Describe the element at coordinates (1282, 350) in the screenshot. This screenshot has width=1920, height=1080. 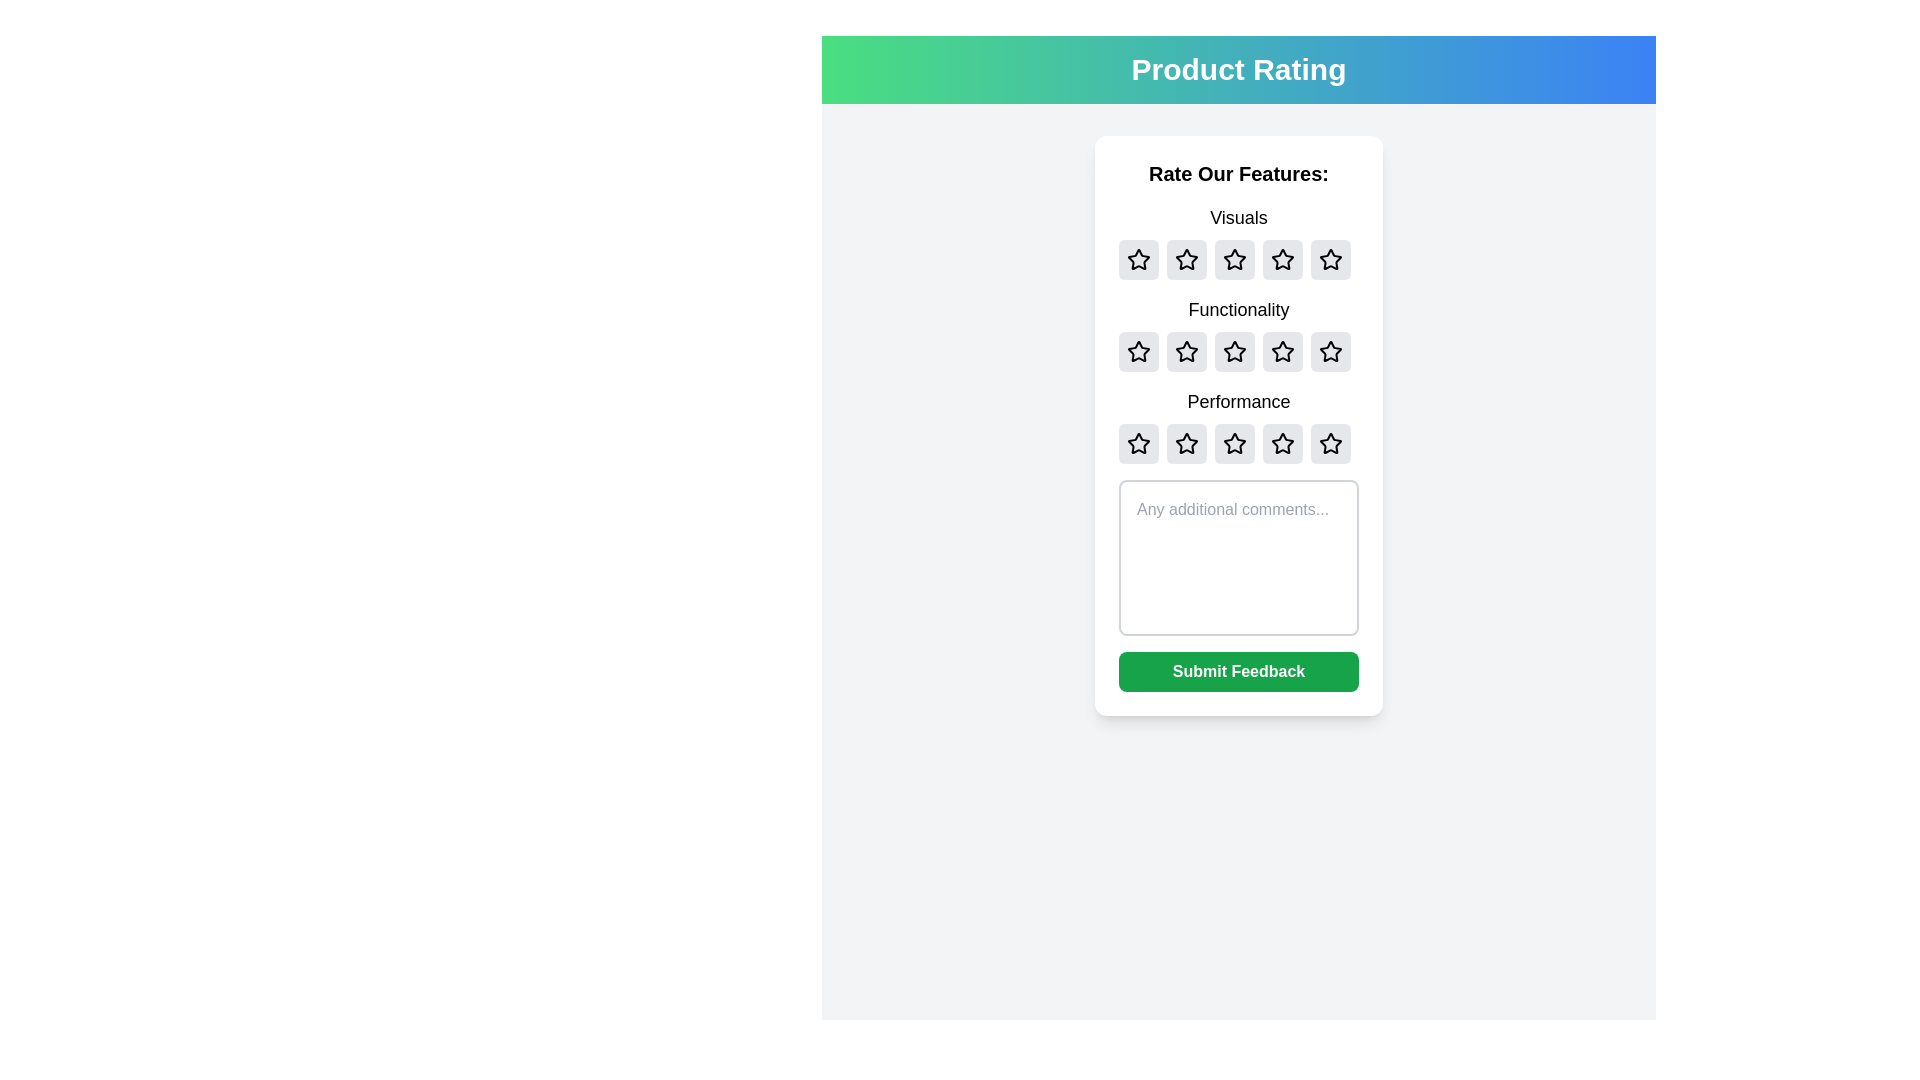
I see `the third star in the second row of the rating grid labeled 'Functionality'` at that location.